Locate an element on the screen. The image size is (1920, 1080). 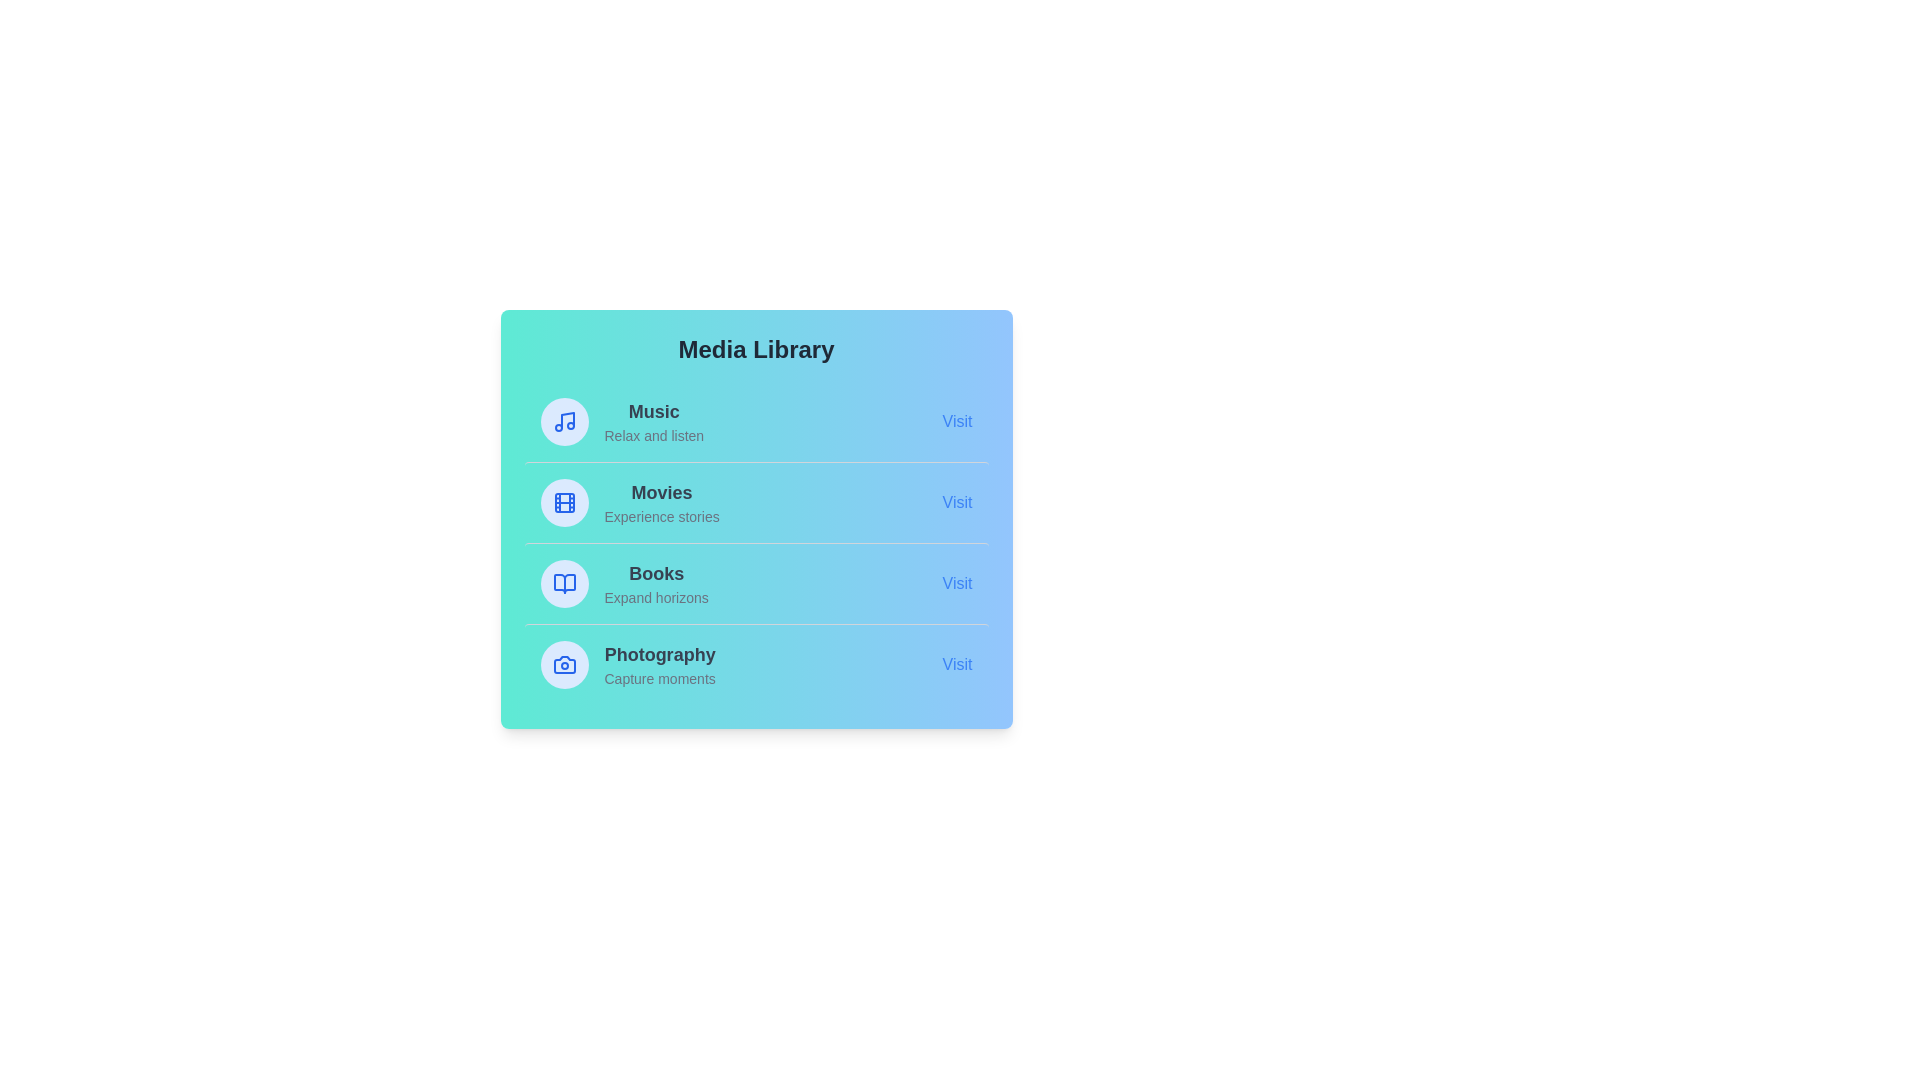
the icon representing Books in the Media Library is located at coordinates (563, 583).